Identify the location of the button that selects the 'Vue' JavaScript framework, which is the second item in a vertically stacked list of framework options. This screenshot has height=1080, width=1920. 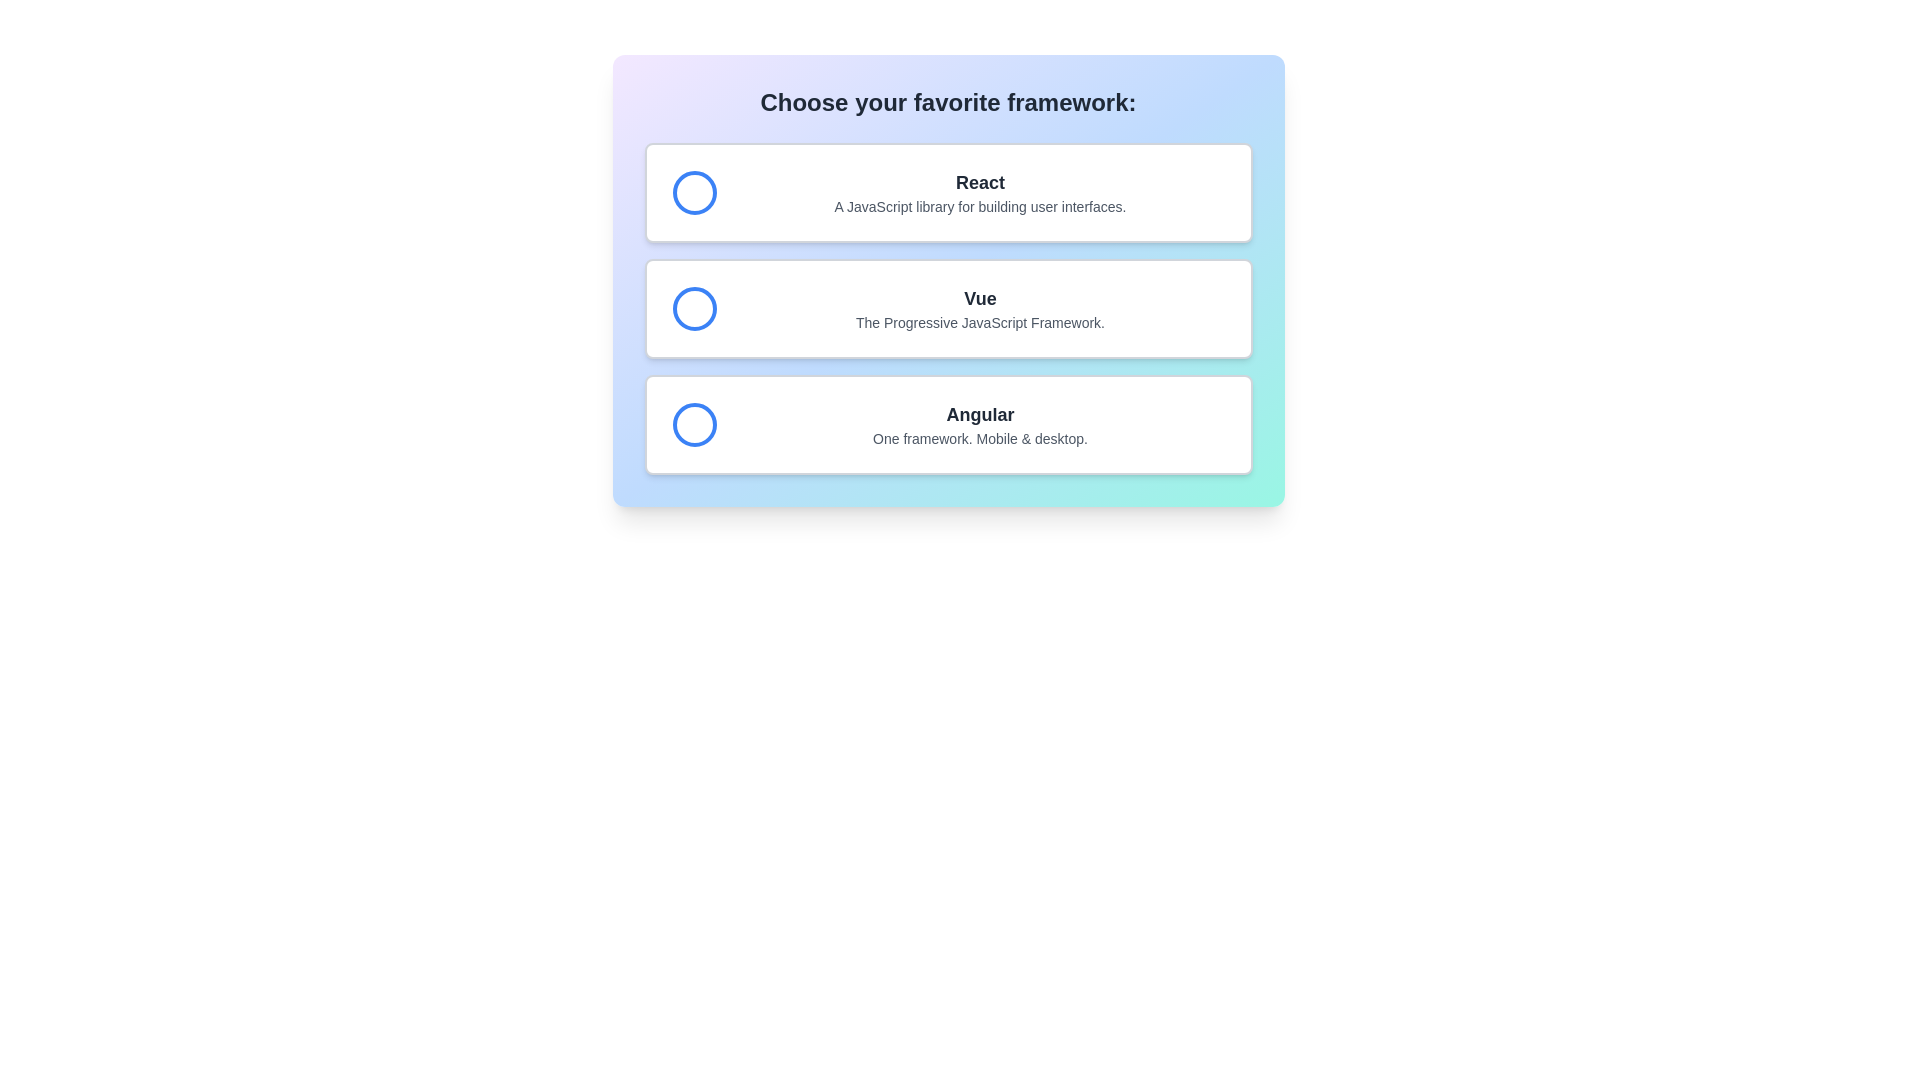
(947, 308).